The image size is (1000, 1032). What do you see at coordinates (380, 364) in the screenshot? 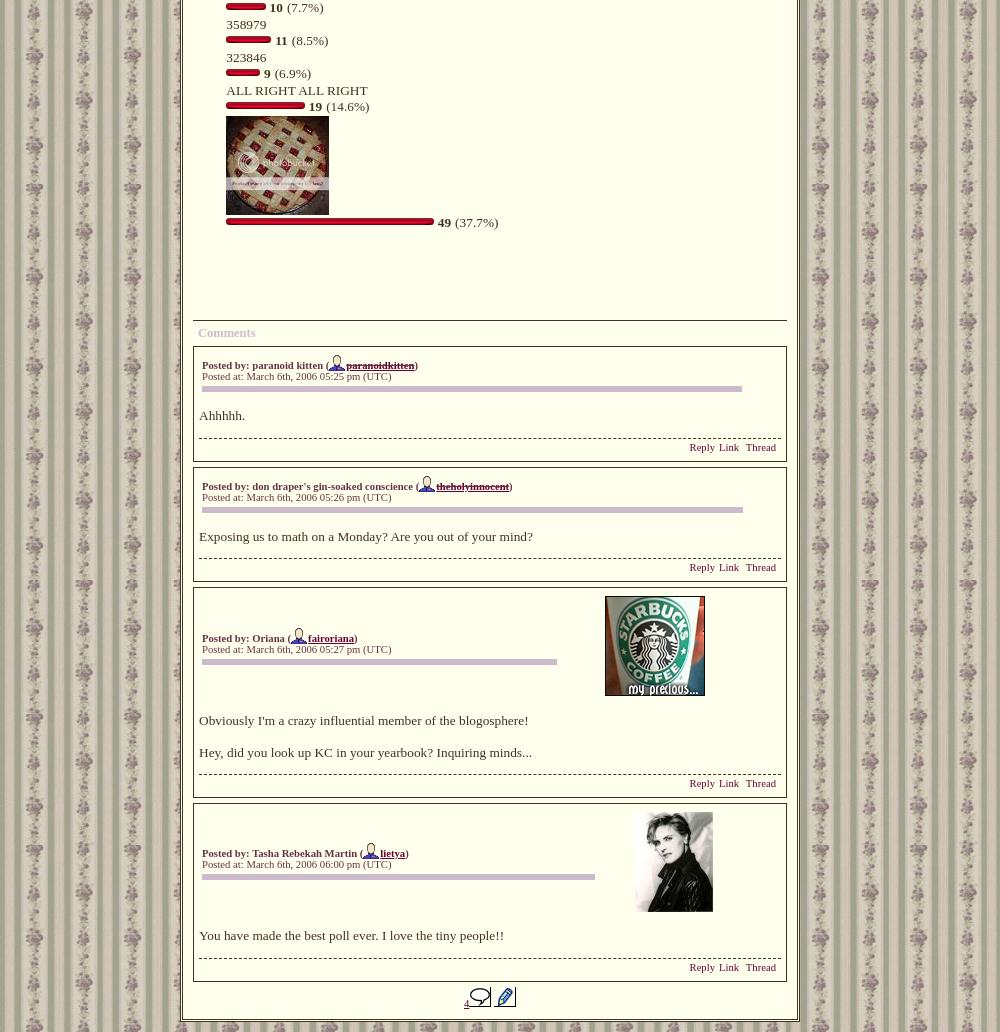
I see `'paranoidkitten'` at bounding box center [380, 364].